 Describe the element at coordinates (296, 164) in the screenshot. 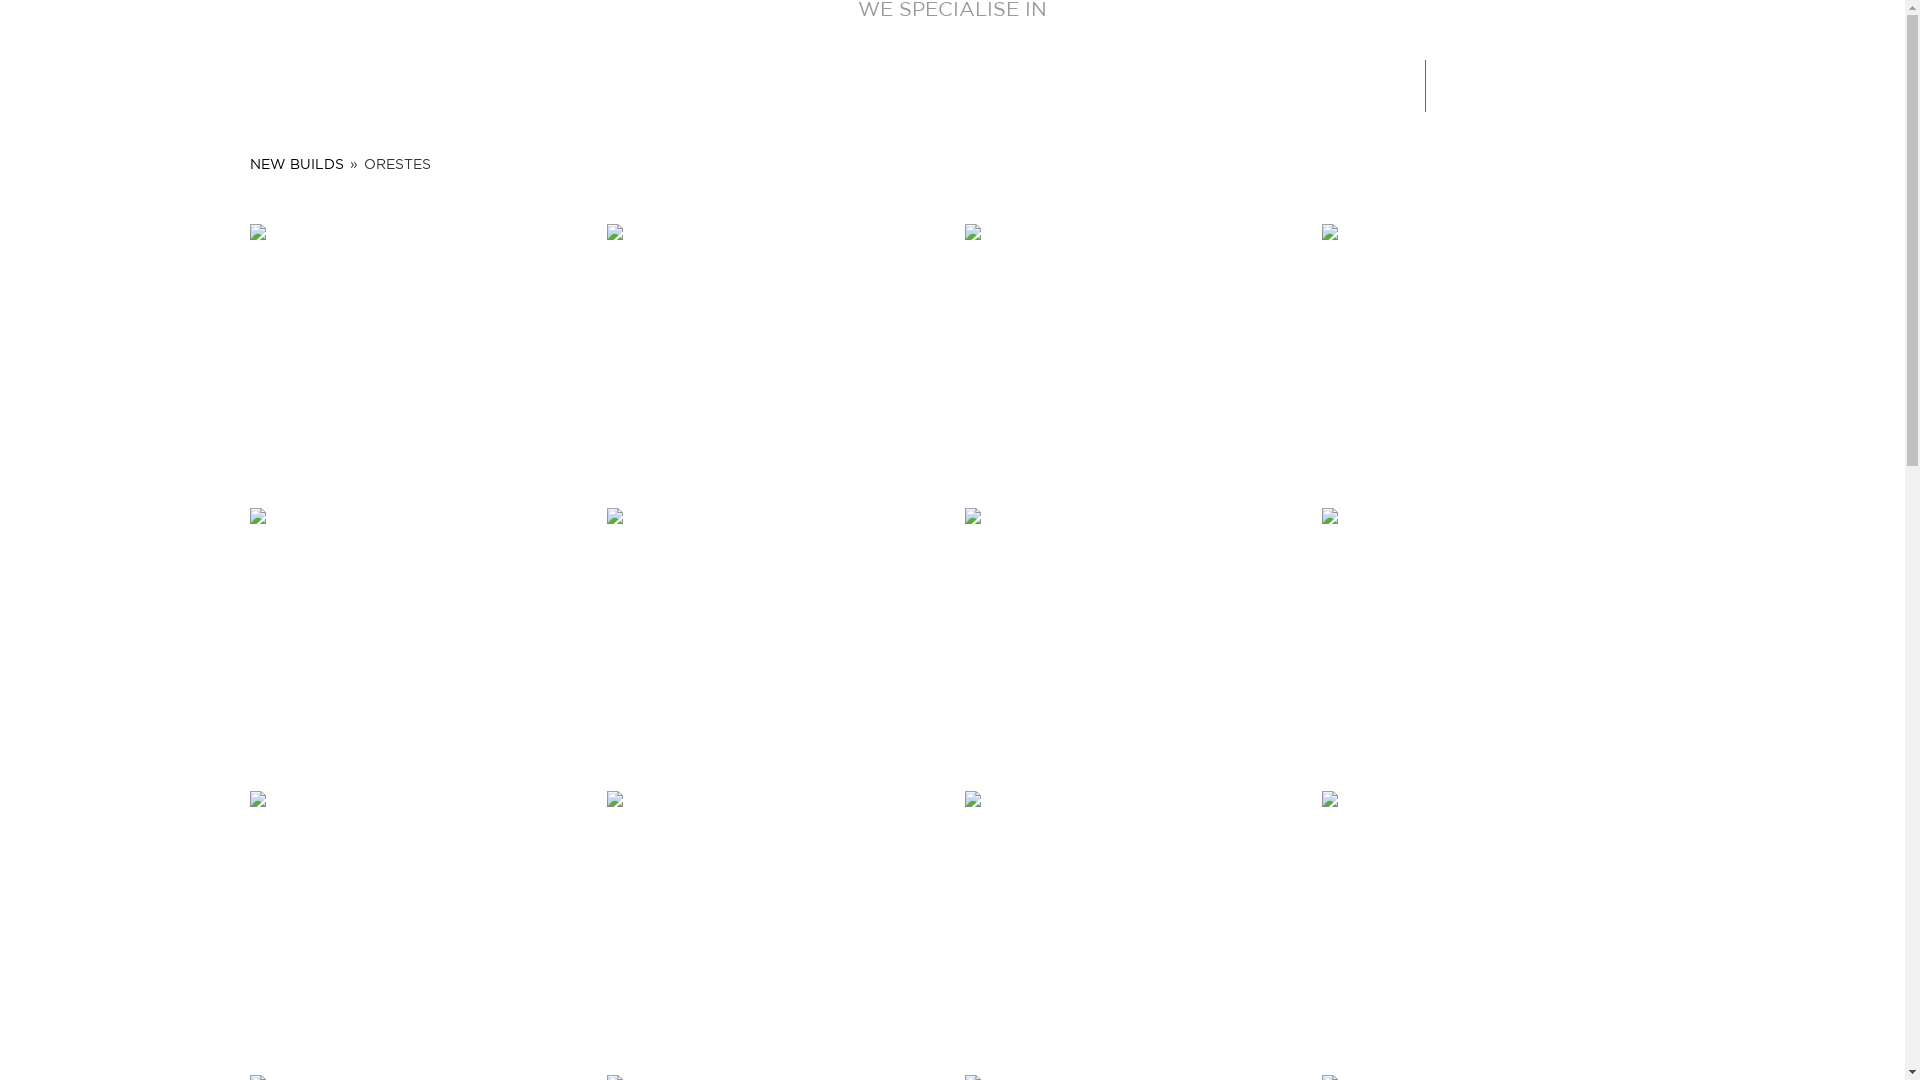

I see `'NEW BUILDS'` at that location.